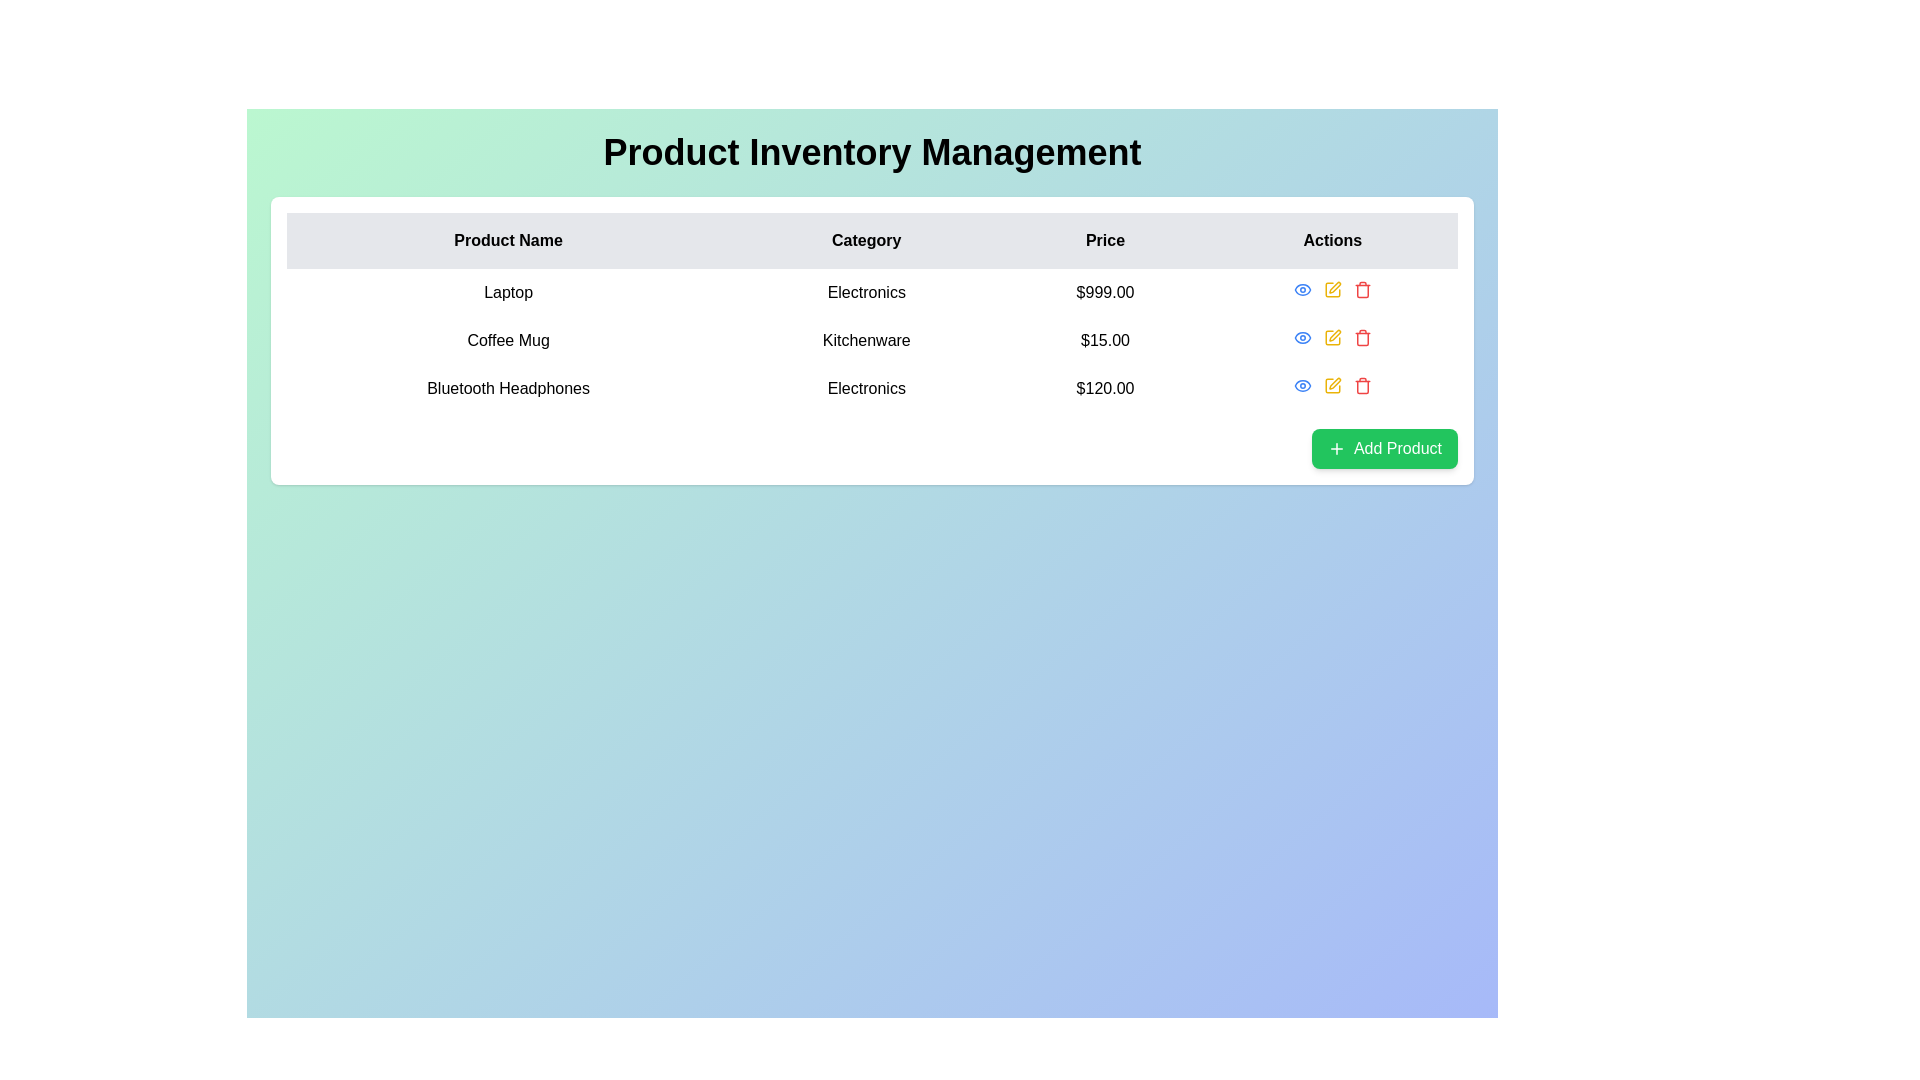 The height and width of the screenshot is (1080, 1920). I want to click on the 'Add Product' button, which is a rectangular button with rounded corners, vibrant green background, white text, and a plus sign icon, so click(1383, 447).